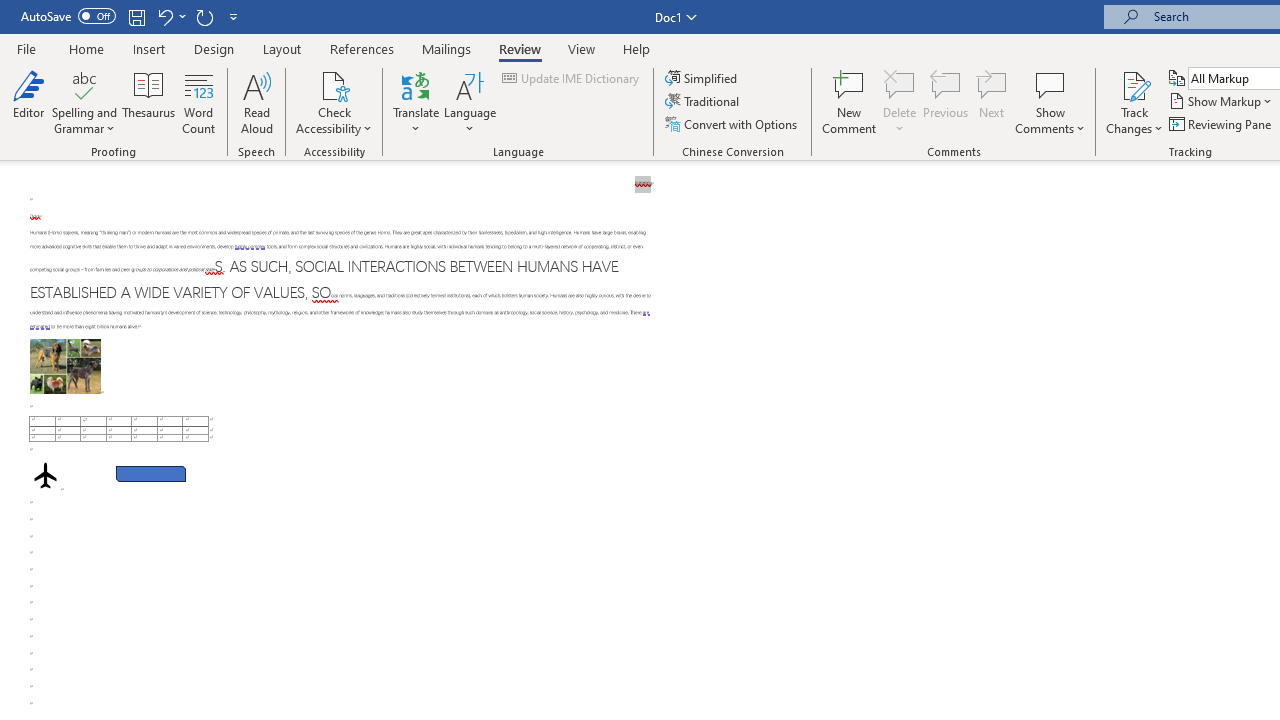 The width and height of the screenshot is (1280, 720). I want to click on 'Home', so click(85, 48).